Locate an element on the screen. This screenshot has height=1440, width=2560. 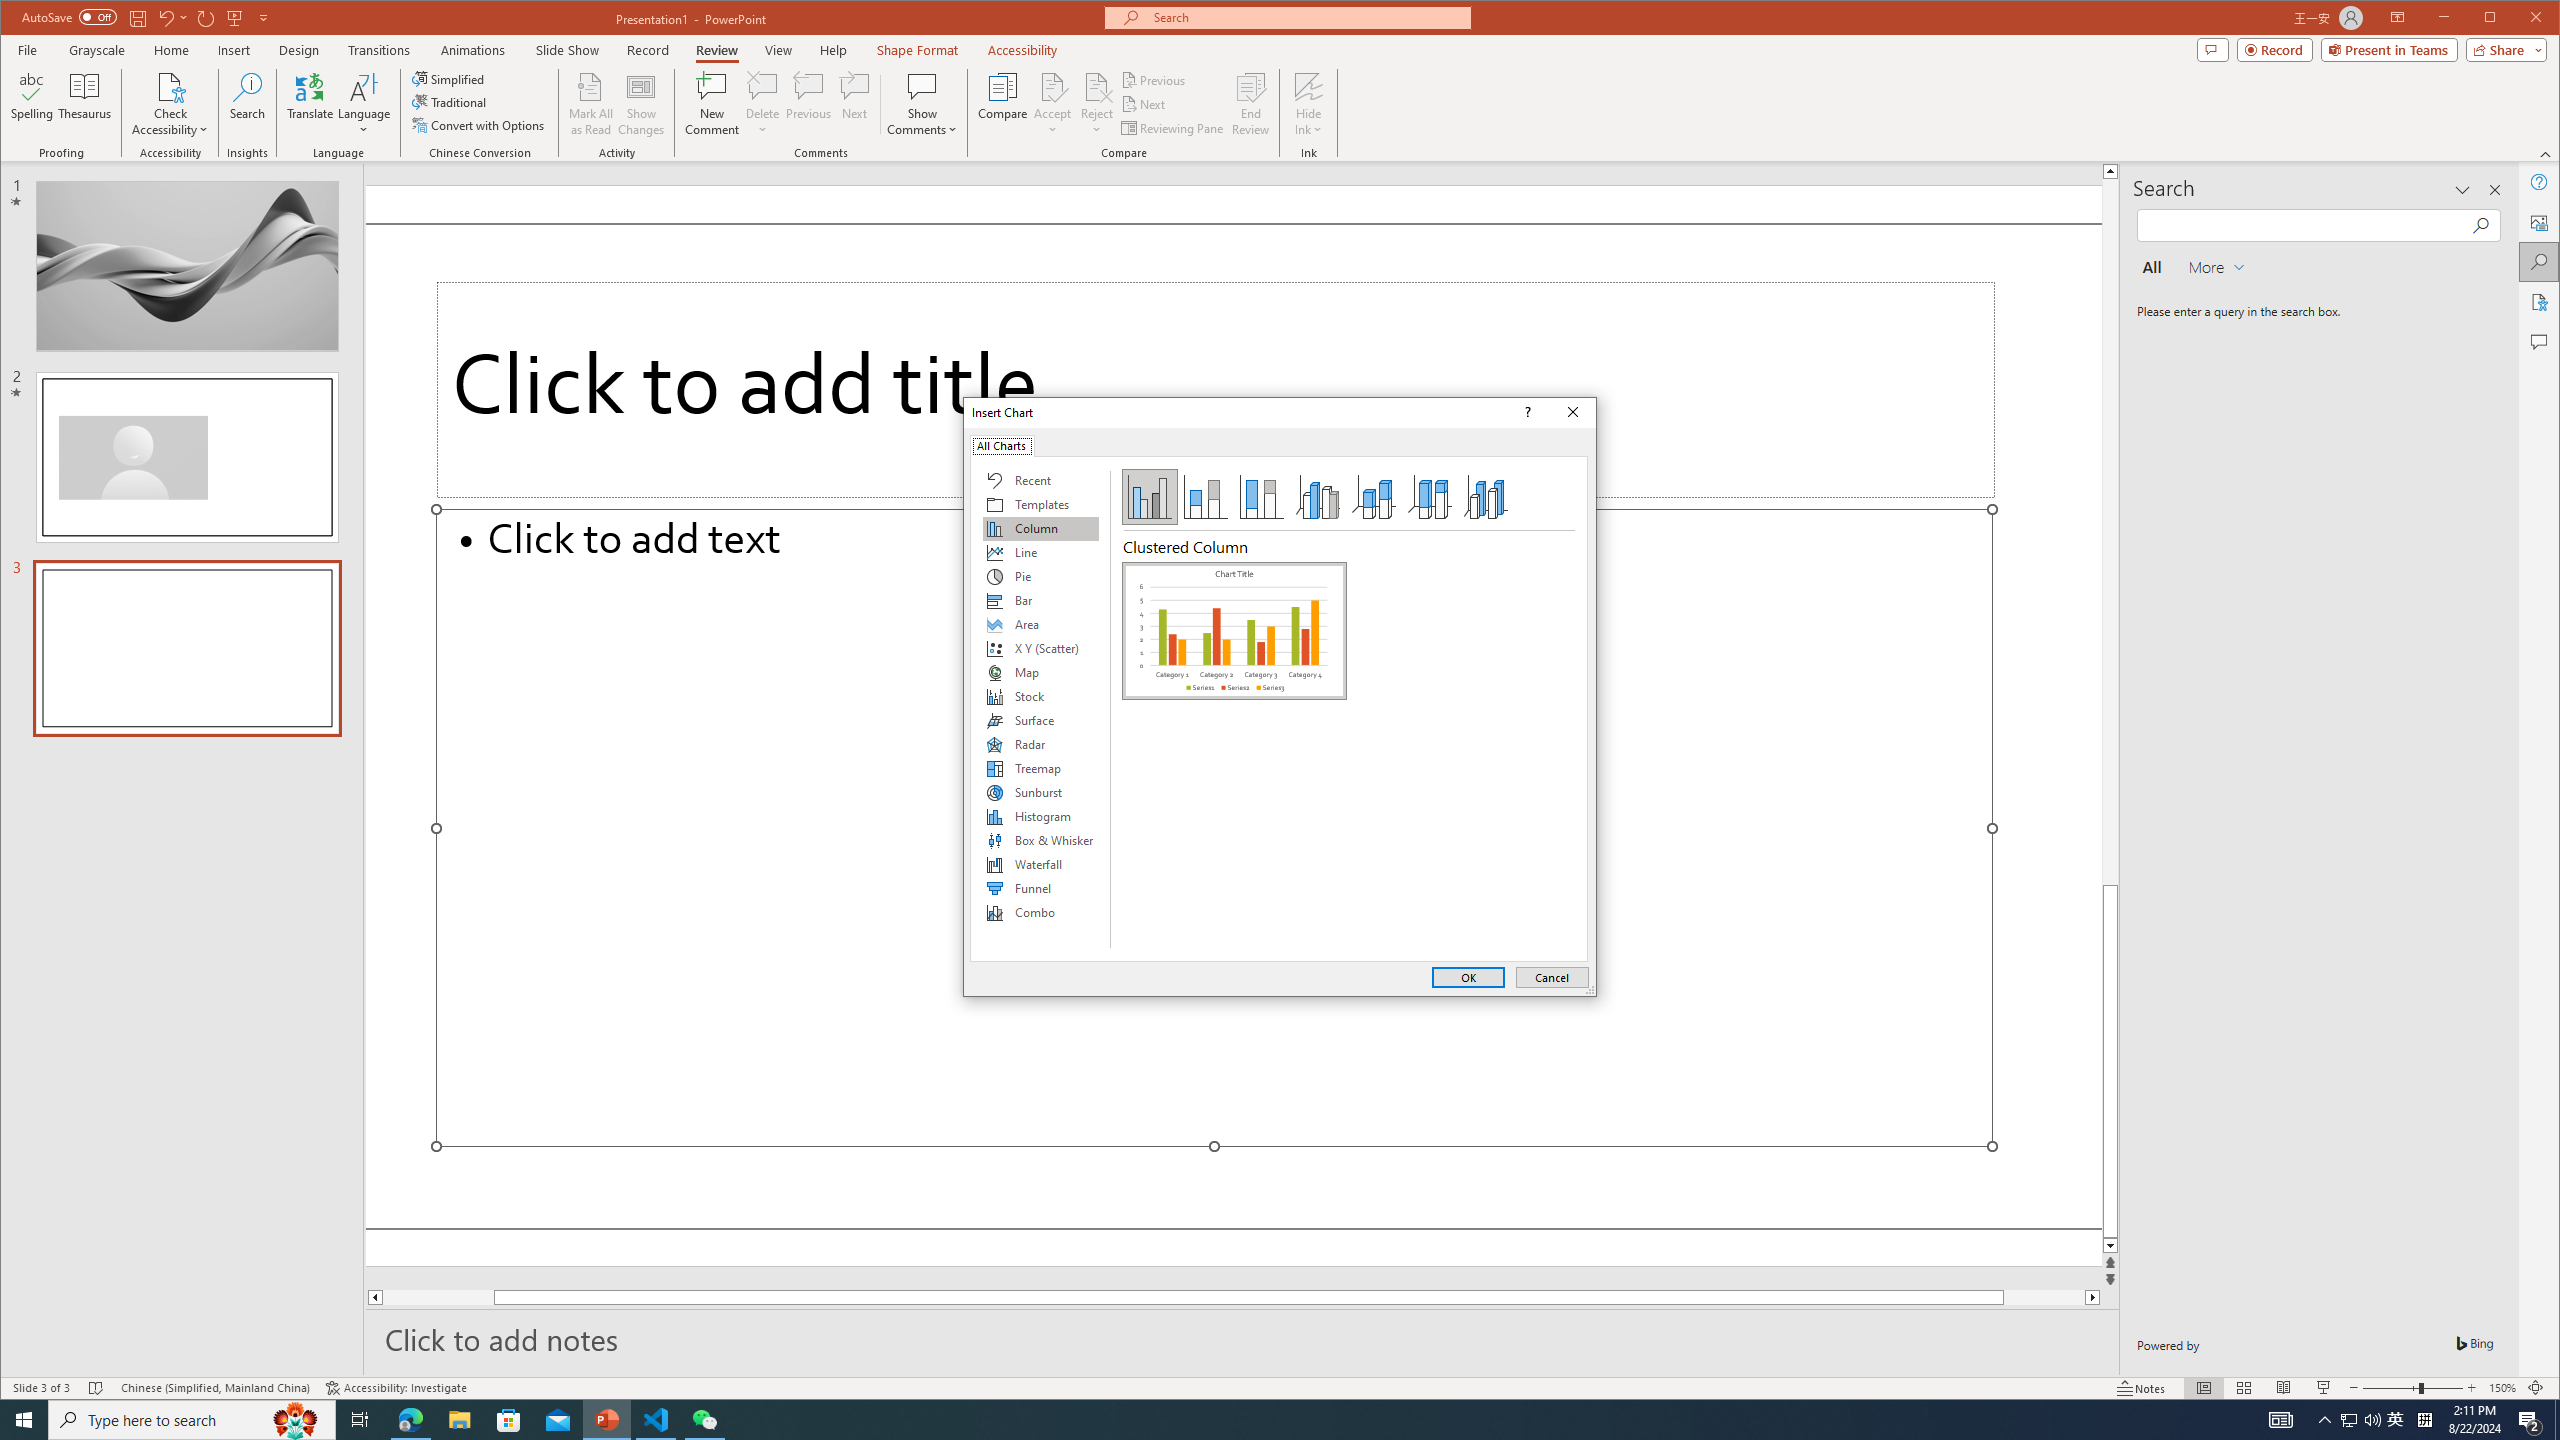
'Box & Whisker' is located at coordinates (1039, 839).